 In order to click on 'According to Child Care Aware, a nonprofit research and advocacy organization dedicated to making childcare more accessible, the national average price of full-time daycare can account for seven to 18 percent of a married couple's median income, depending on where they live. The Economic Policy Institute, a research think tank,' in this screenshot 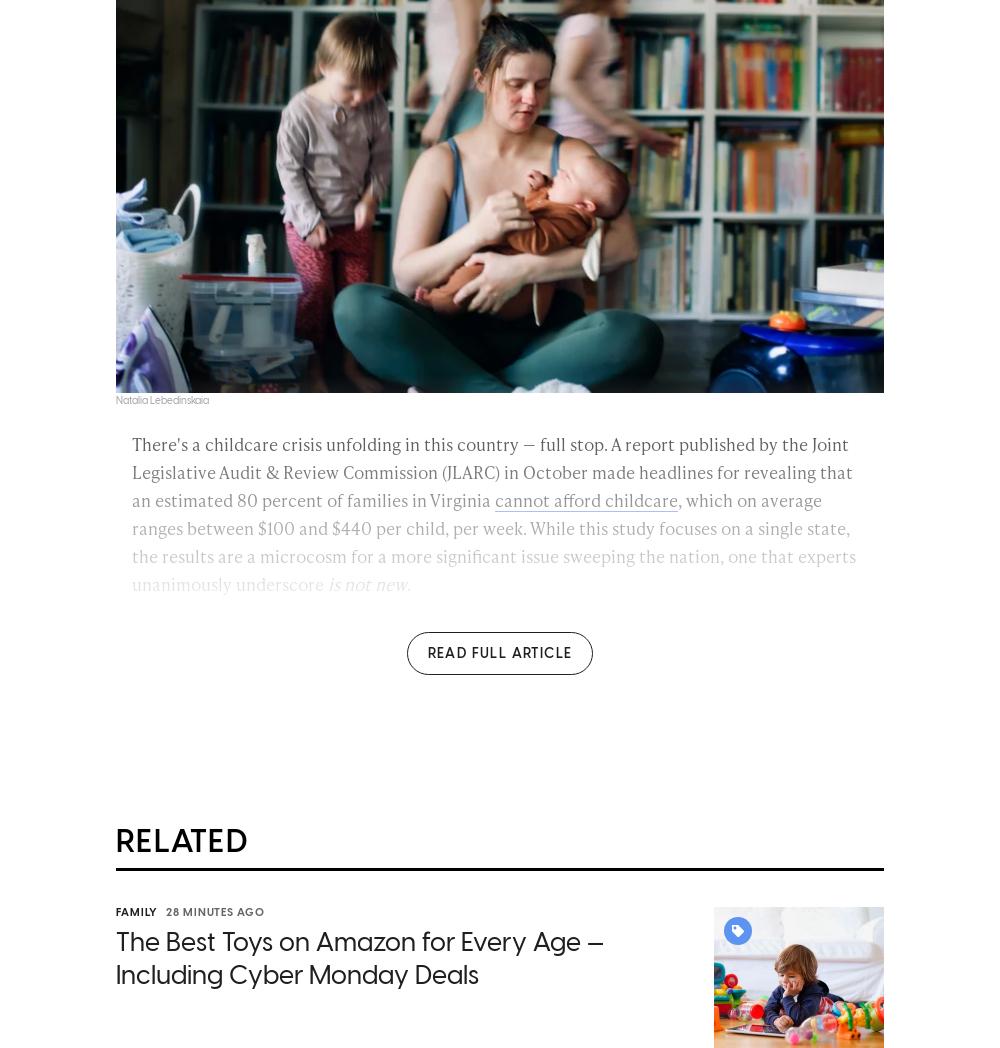, I will do `click(497, 676)`.